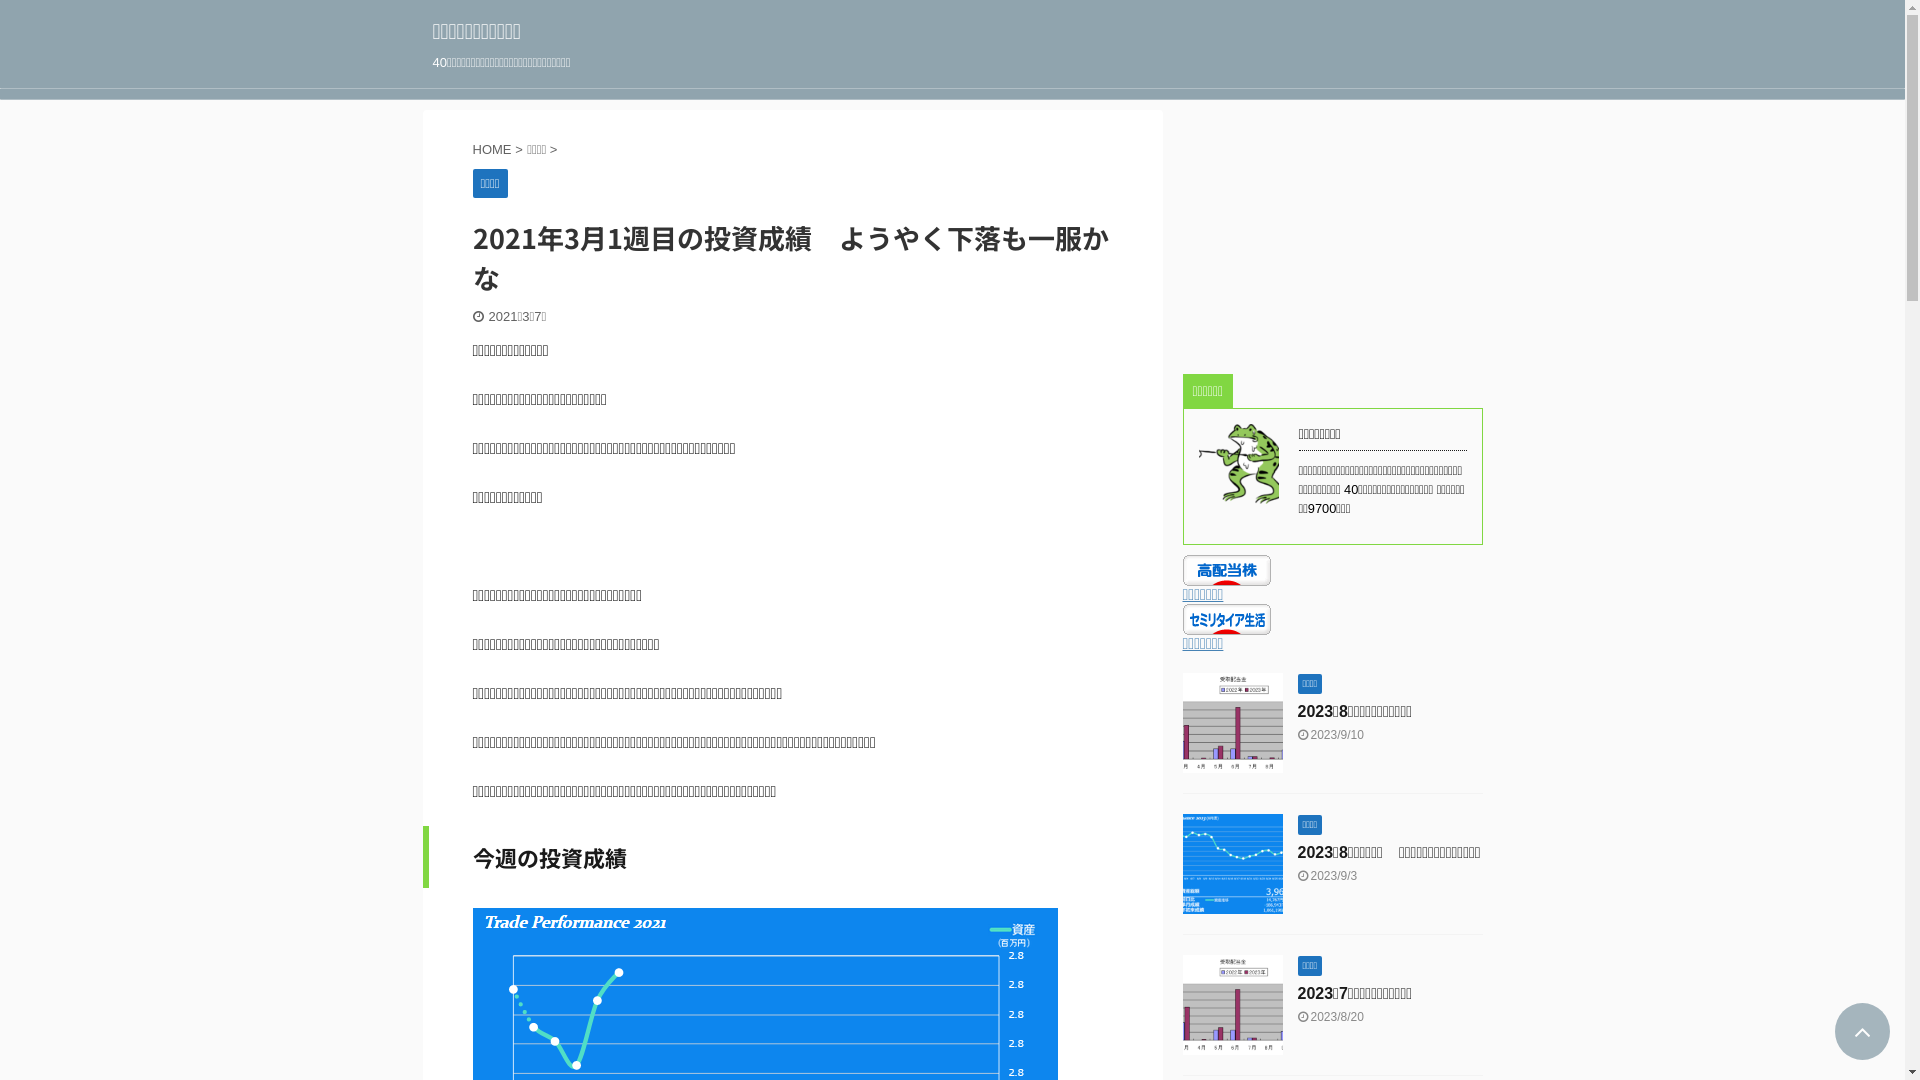 The height and width of the screenshot is (1080, 1920). Describe the element at coordinates (1331, 234) in the screenshot. I see `'Advertisement'` at that location.